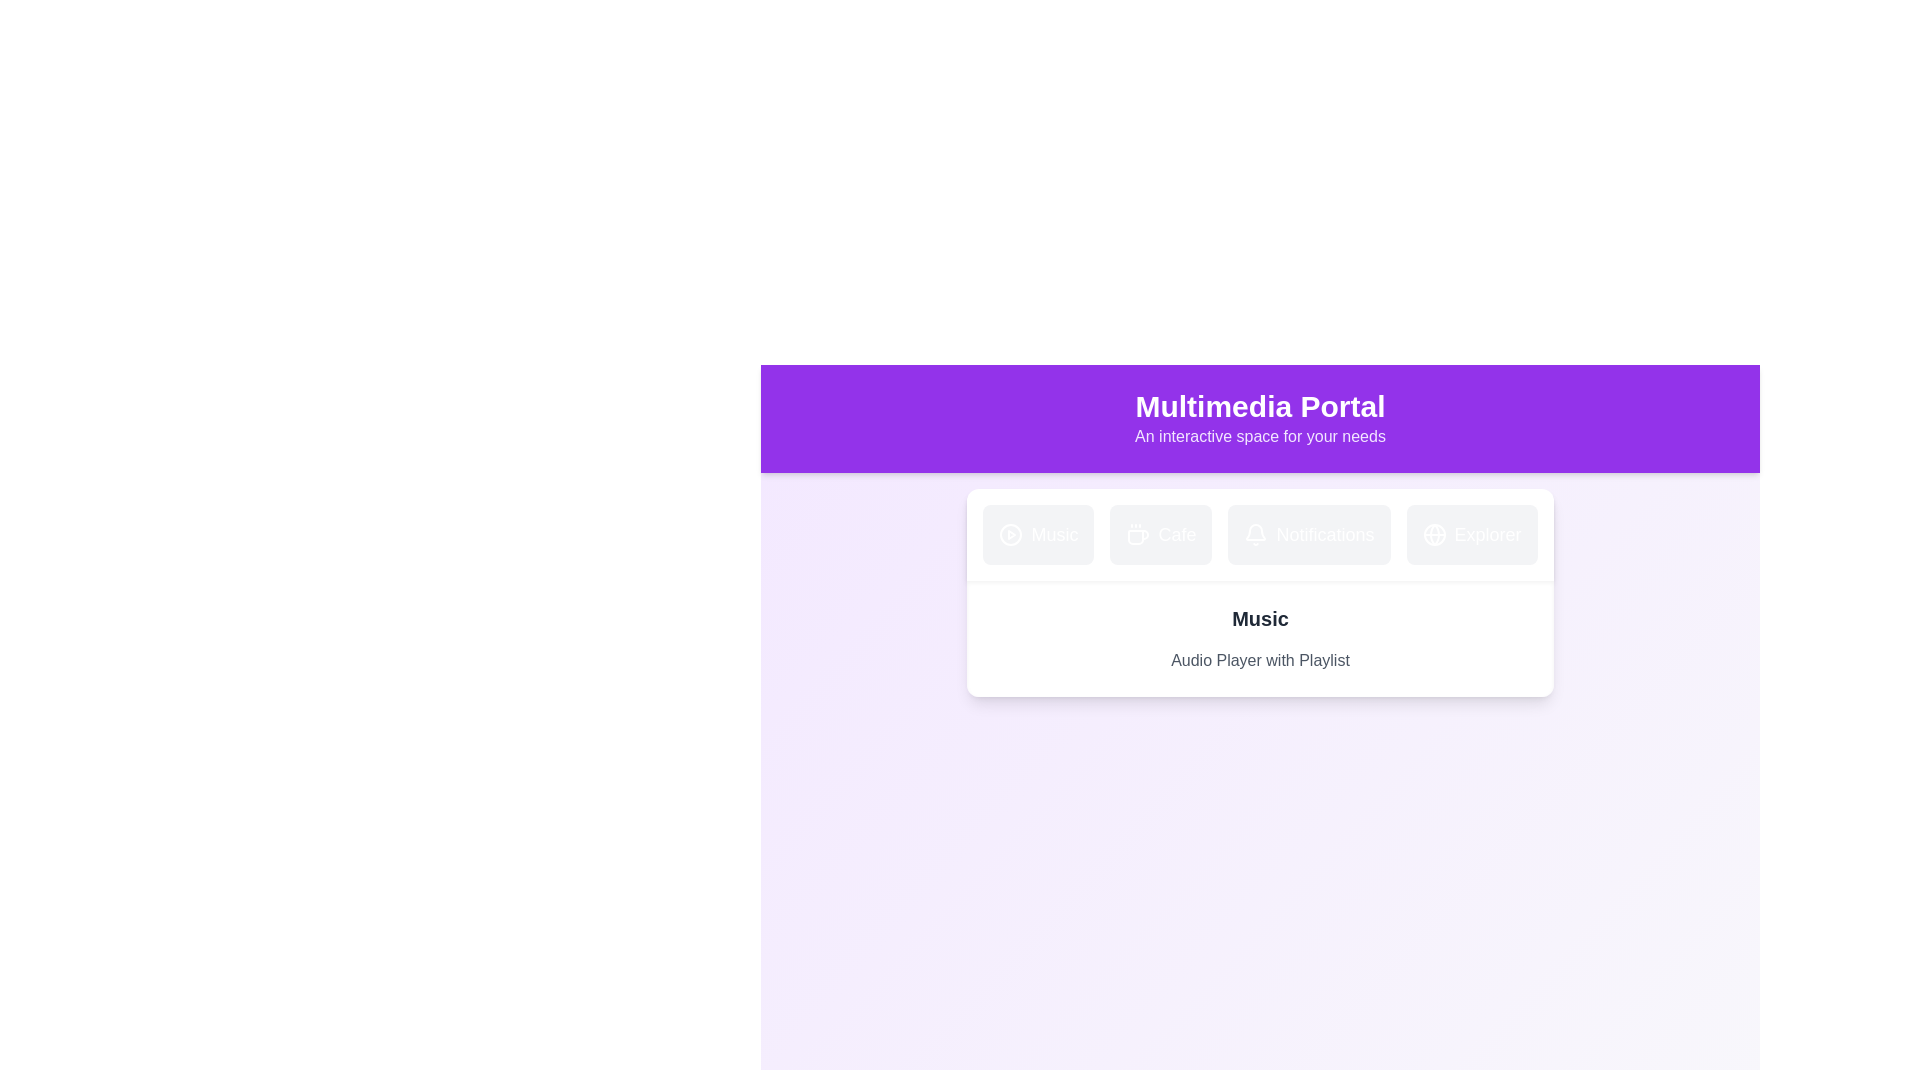  I want to click on the 'Multimedia Portal' heading located at the top-center of the purple header, which serves as the title for the interface, so click(1259, 406).